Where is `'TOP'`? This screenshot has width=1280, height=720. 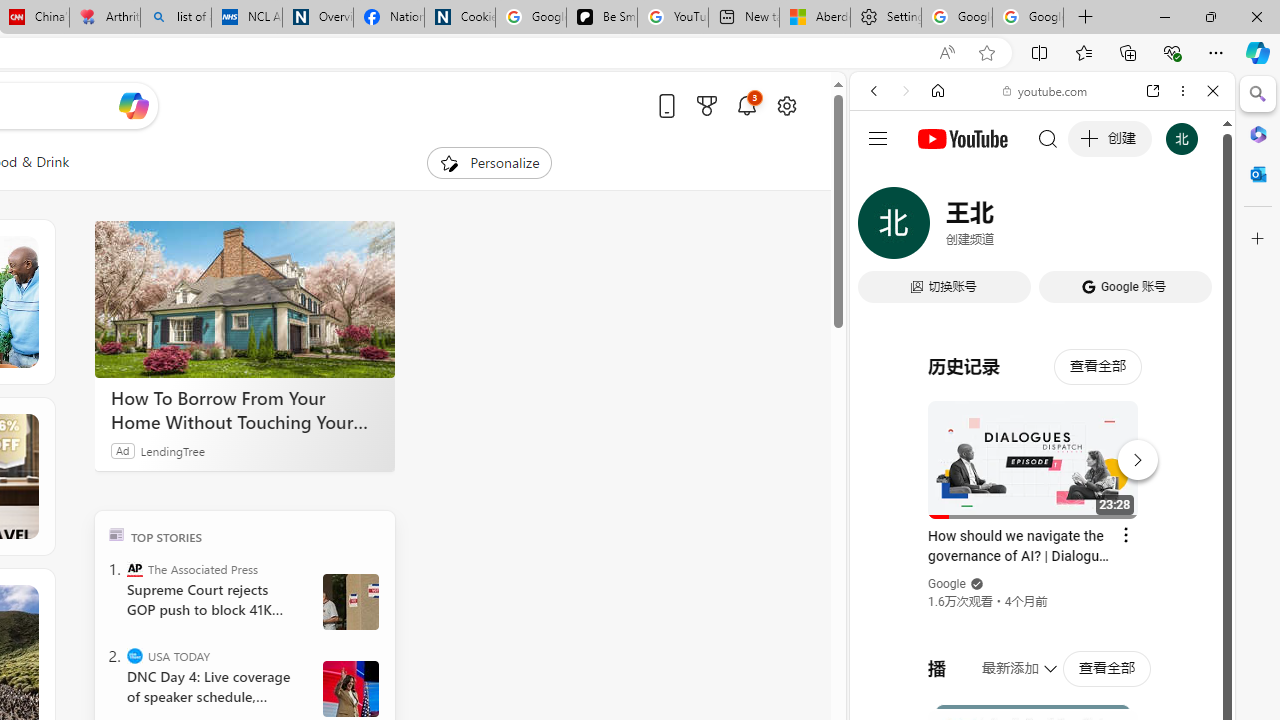
'TOP' is located at coordinates (116, 533).